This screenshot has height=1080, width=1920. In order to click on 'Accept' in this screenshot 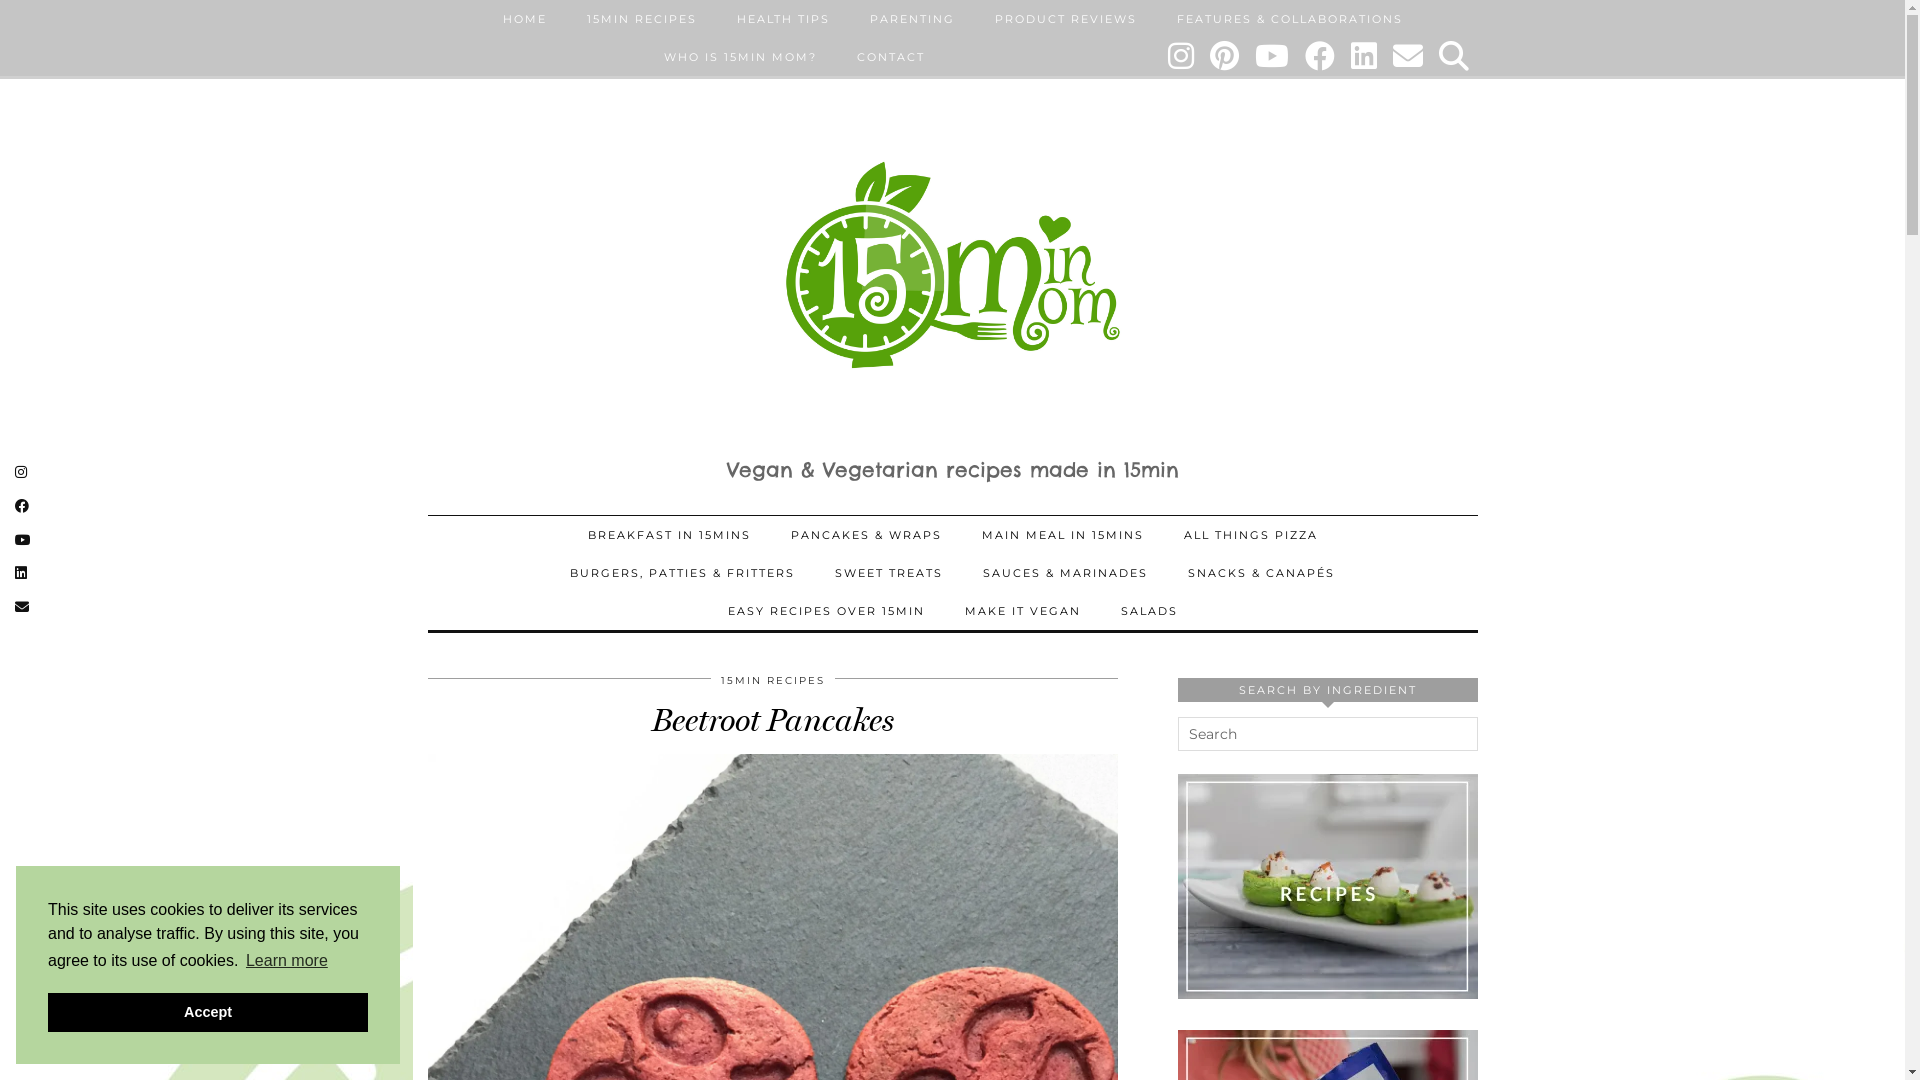, I will do `click(207, 1011)`.